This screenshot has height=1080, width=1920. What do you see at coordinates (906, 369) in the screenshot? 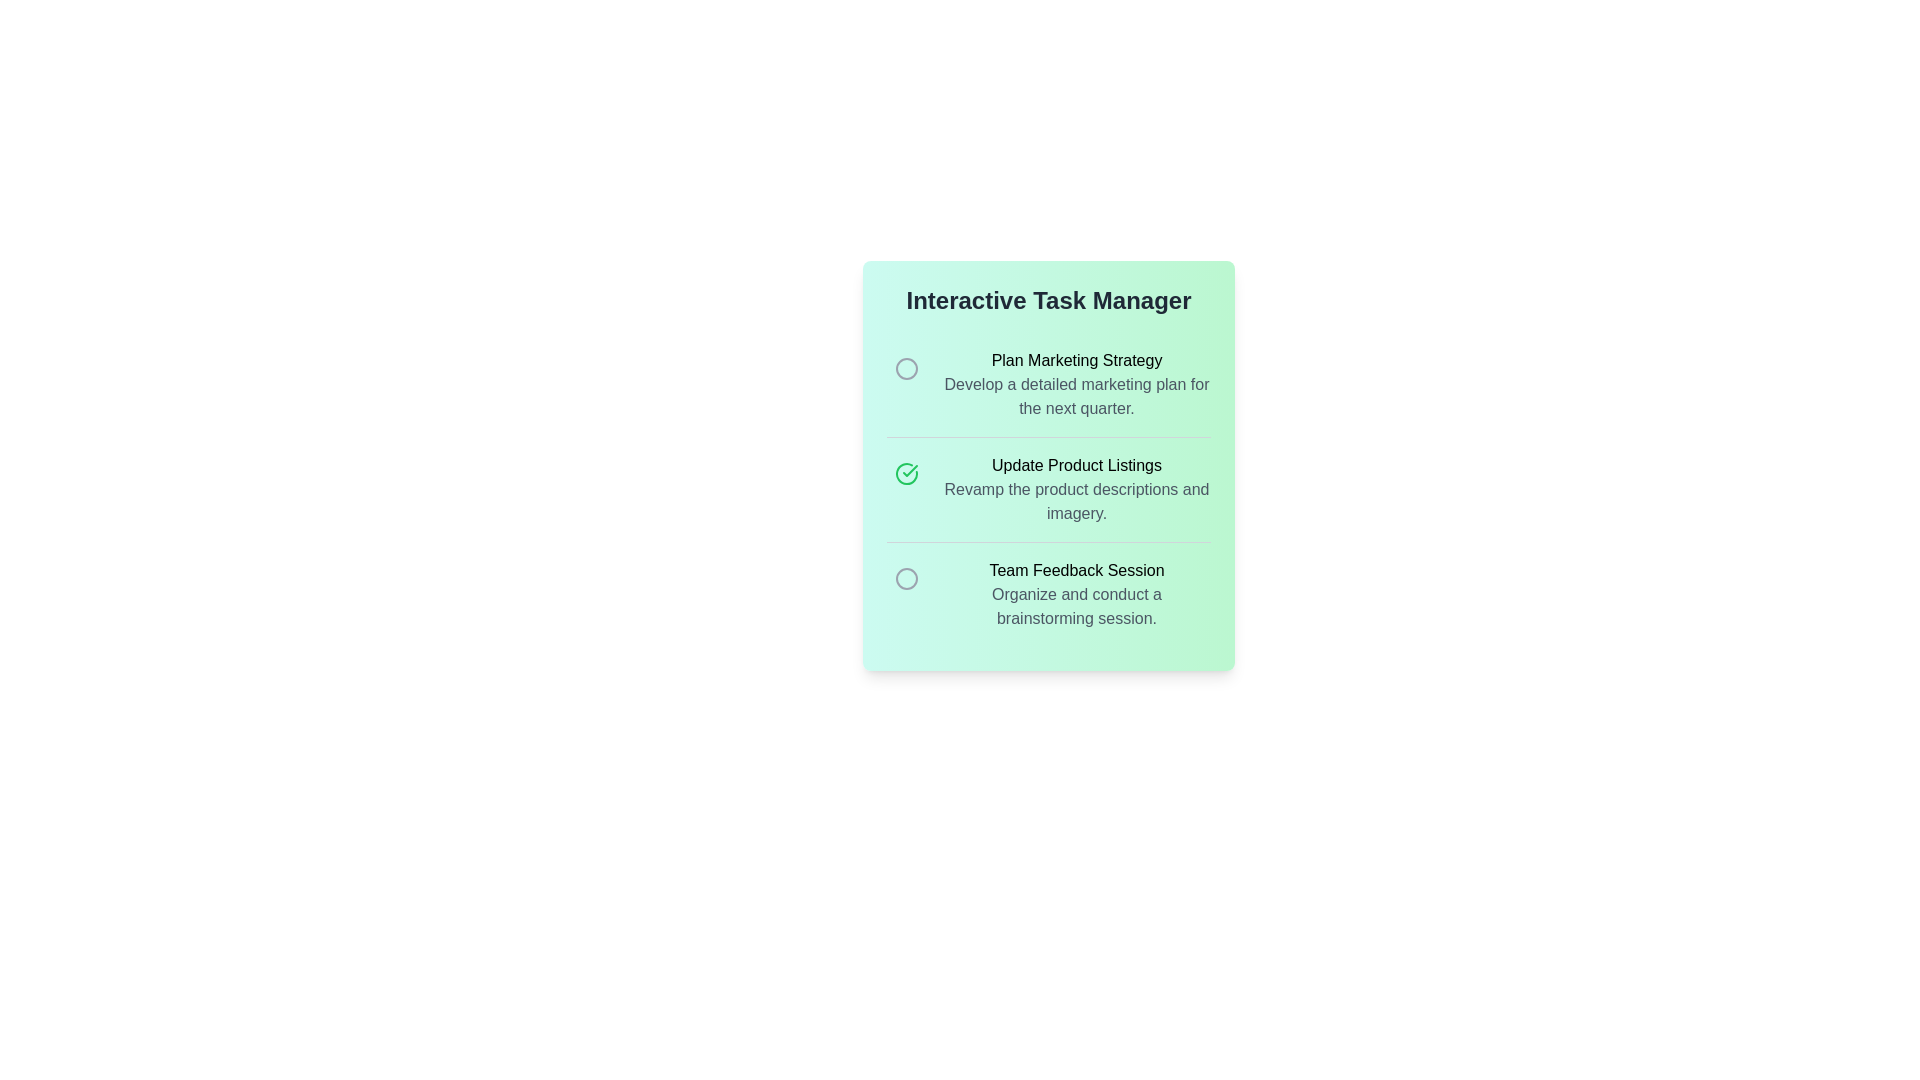
I see `the completion icon for the task 'Plan Marketing Strategy'` at bounding box center [906, 369].